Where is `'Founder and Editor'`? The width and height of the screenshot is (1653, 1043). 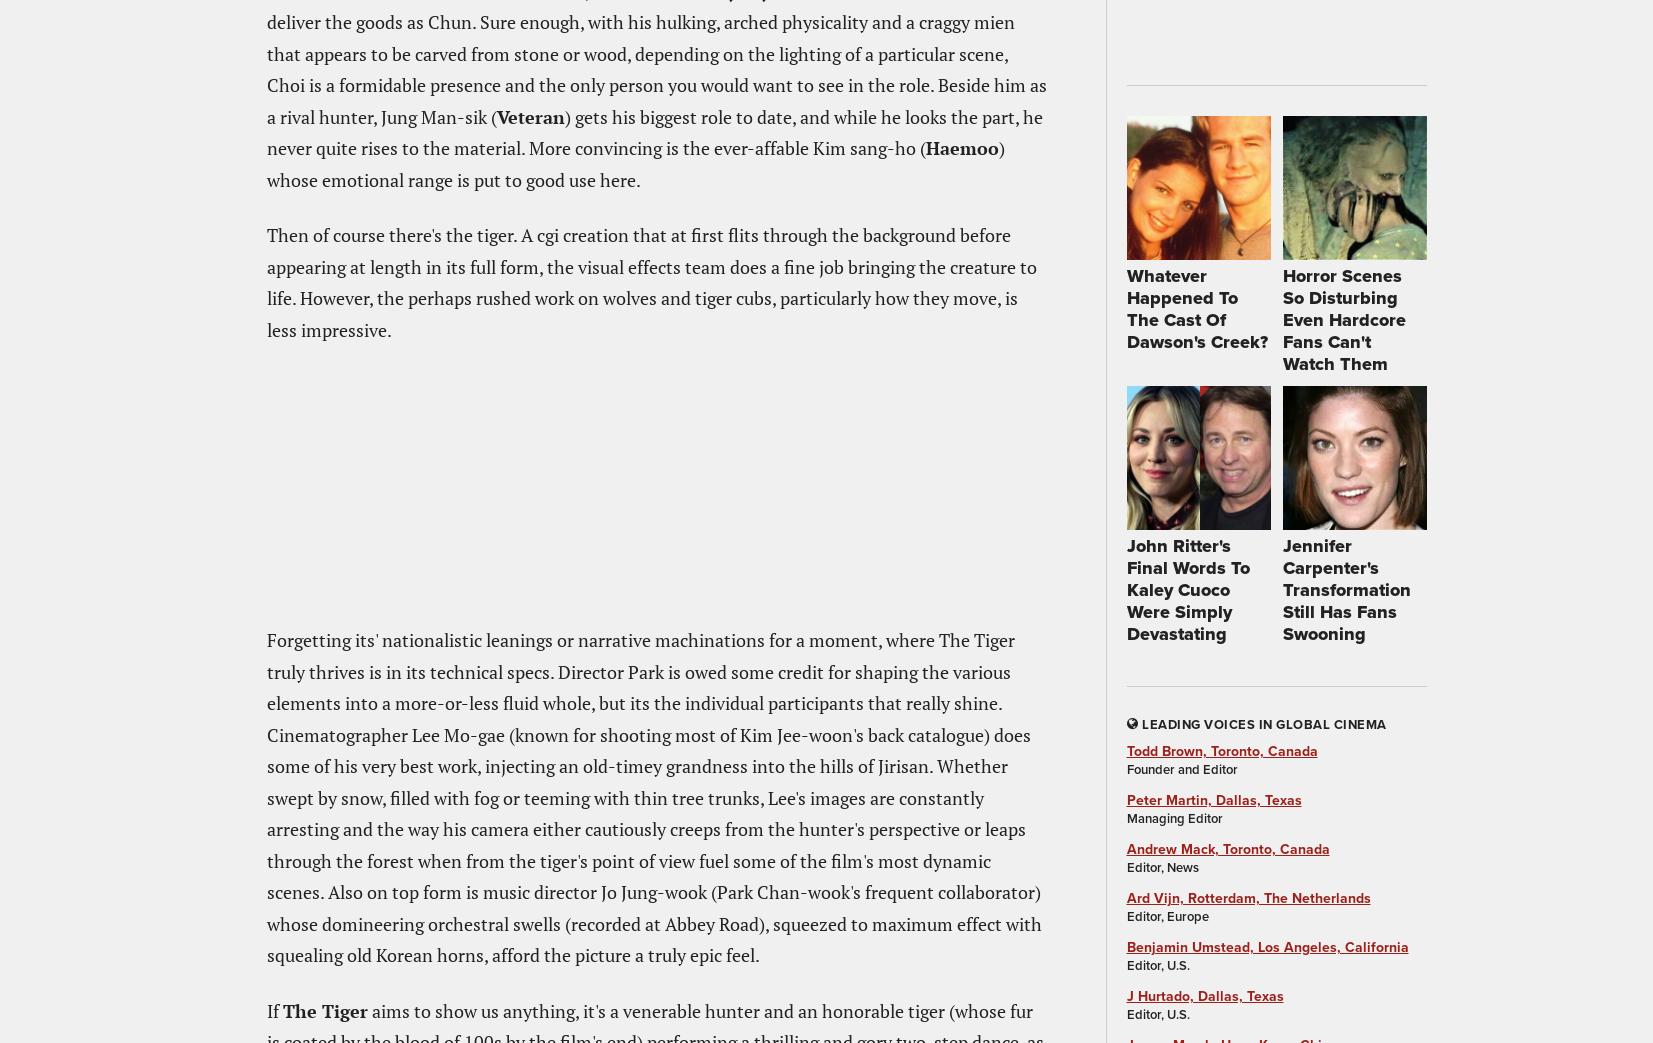 'Founder and Editor' is located at coordinates (1181, 768).